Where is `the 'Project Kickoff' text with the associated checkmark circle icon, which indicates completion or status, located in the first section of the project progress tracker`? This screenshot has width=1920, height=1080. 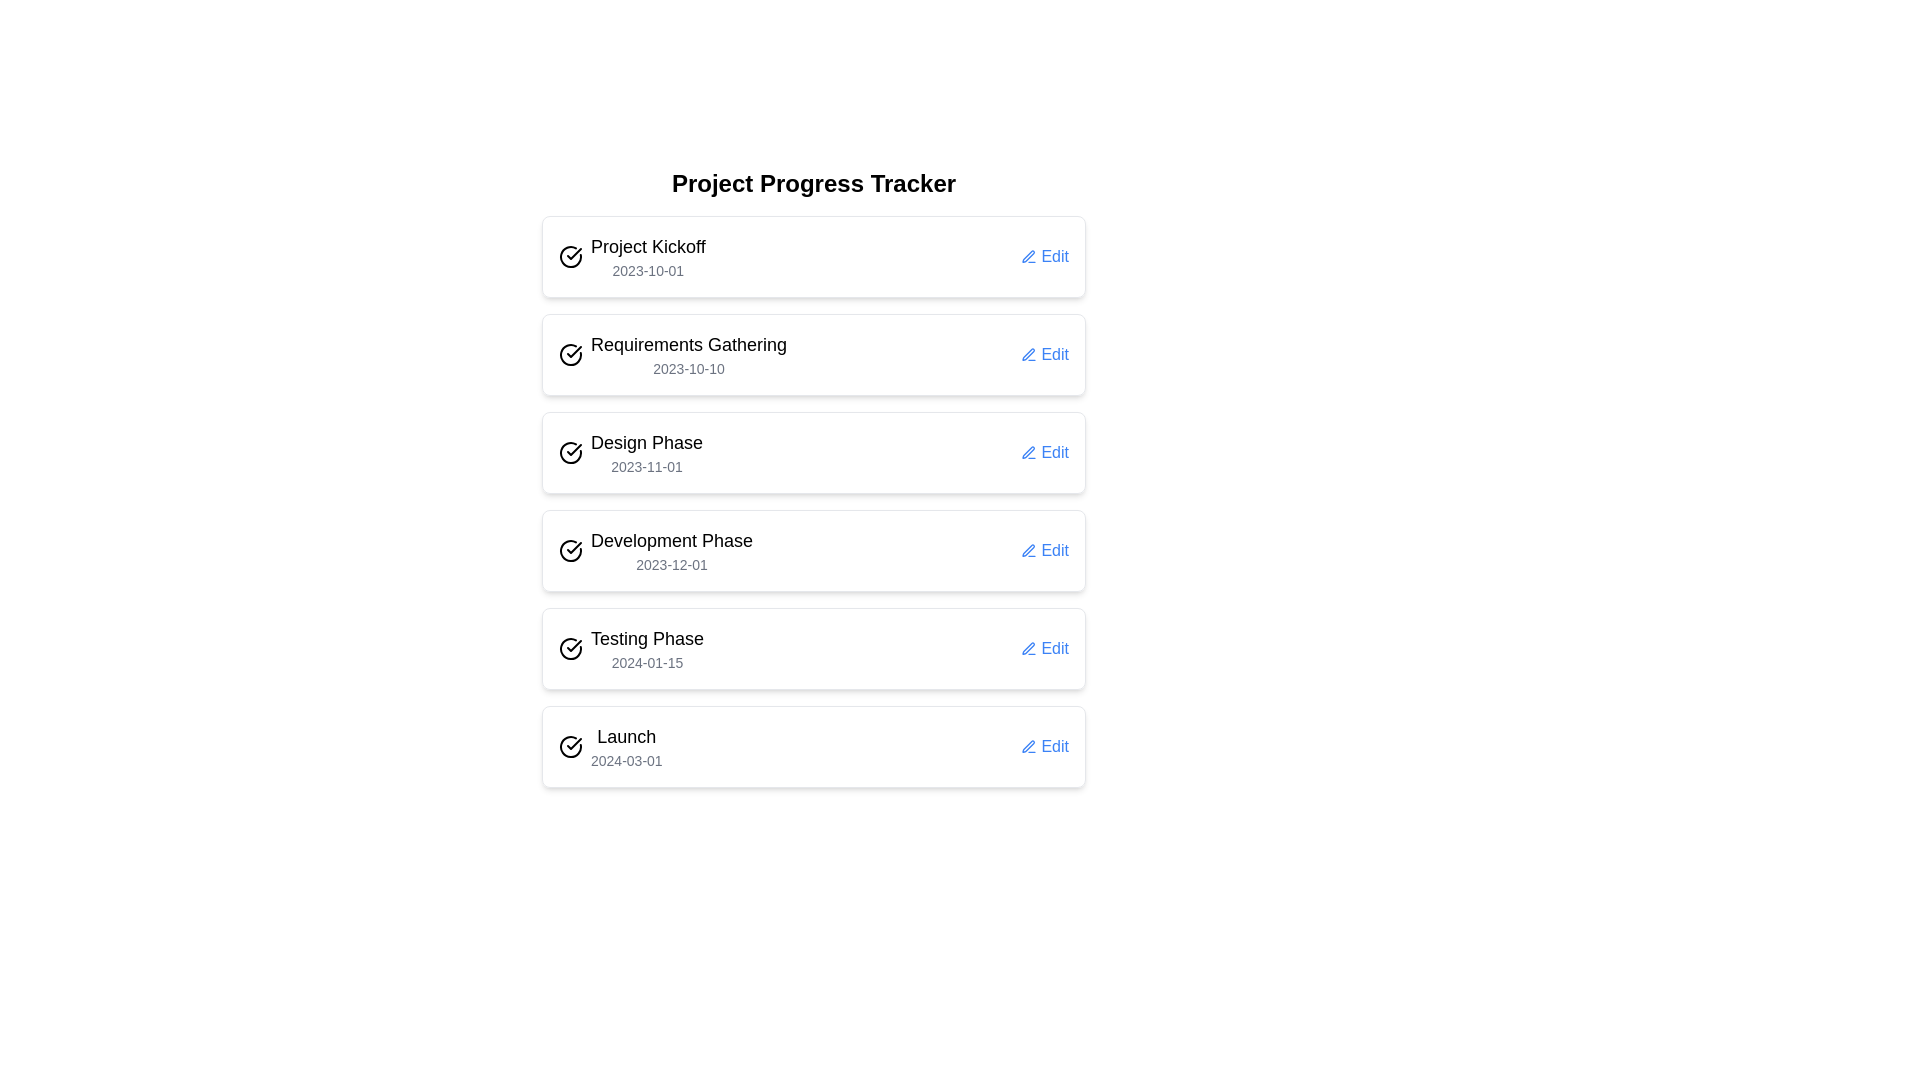 the 'Project Kickoff' text with the associated checkmark circle icon, which indicates completion or status, located in the first section of the project progress tracker is located at coordinates (631, 256).